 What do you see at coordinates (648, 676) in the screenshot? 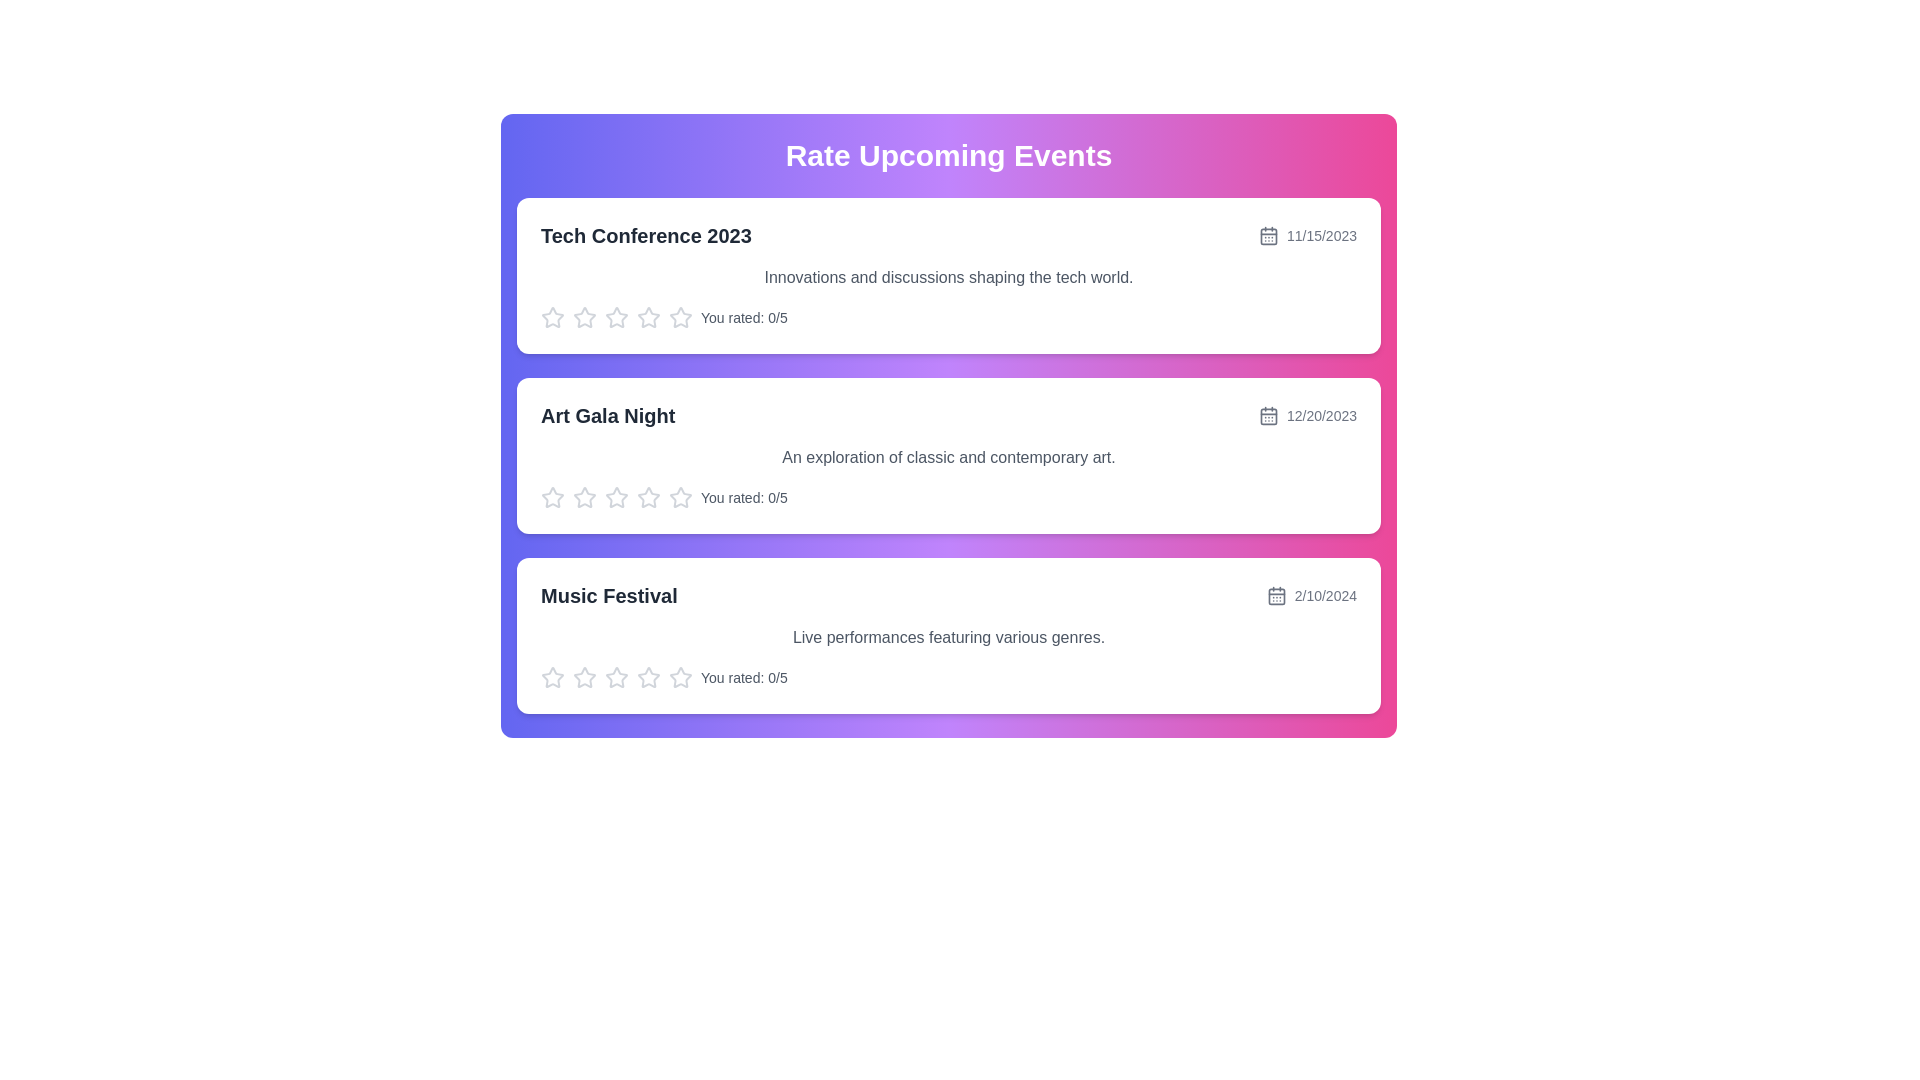
I see `the second rating star icon for the 'Music Festival' event` at bounding box center [648, 676].